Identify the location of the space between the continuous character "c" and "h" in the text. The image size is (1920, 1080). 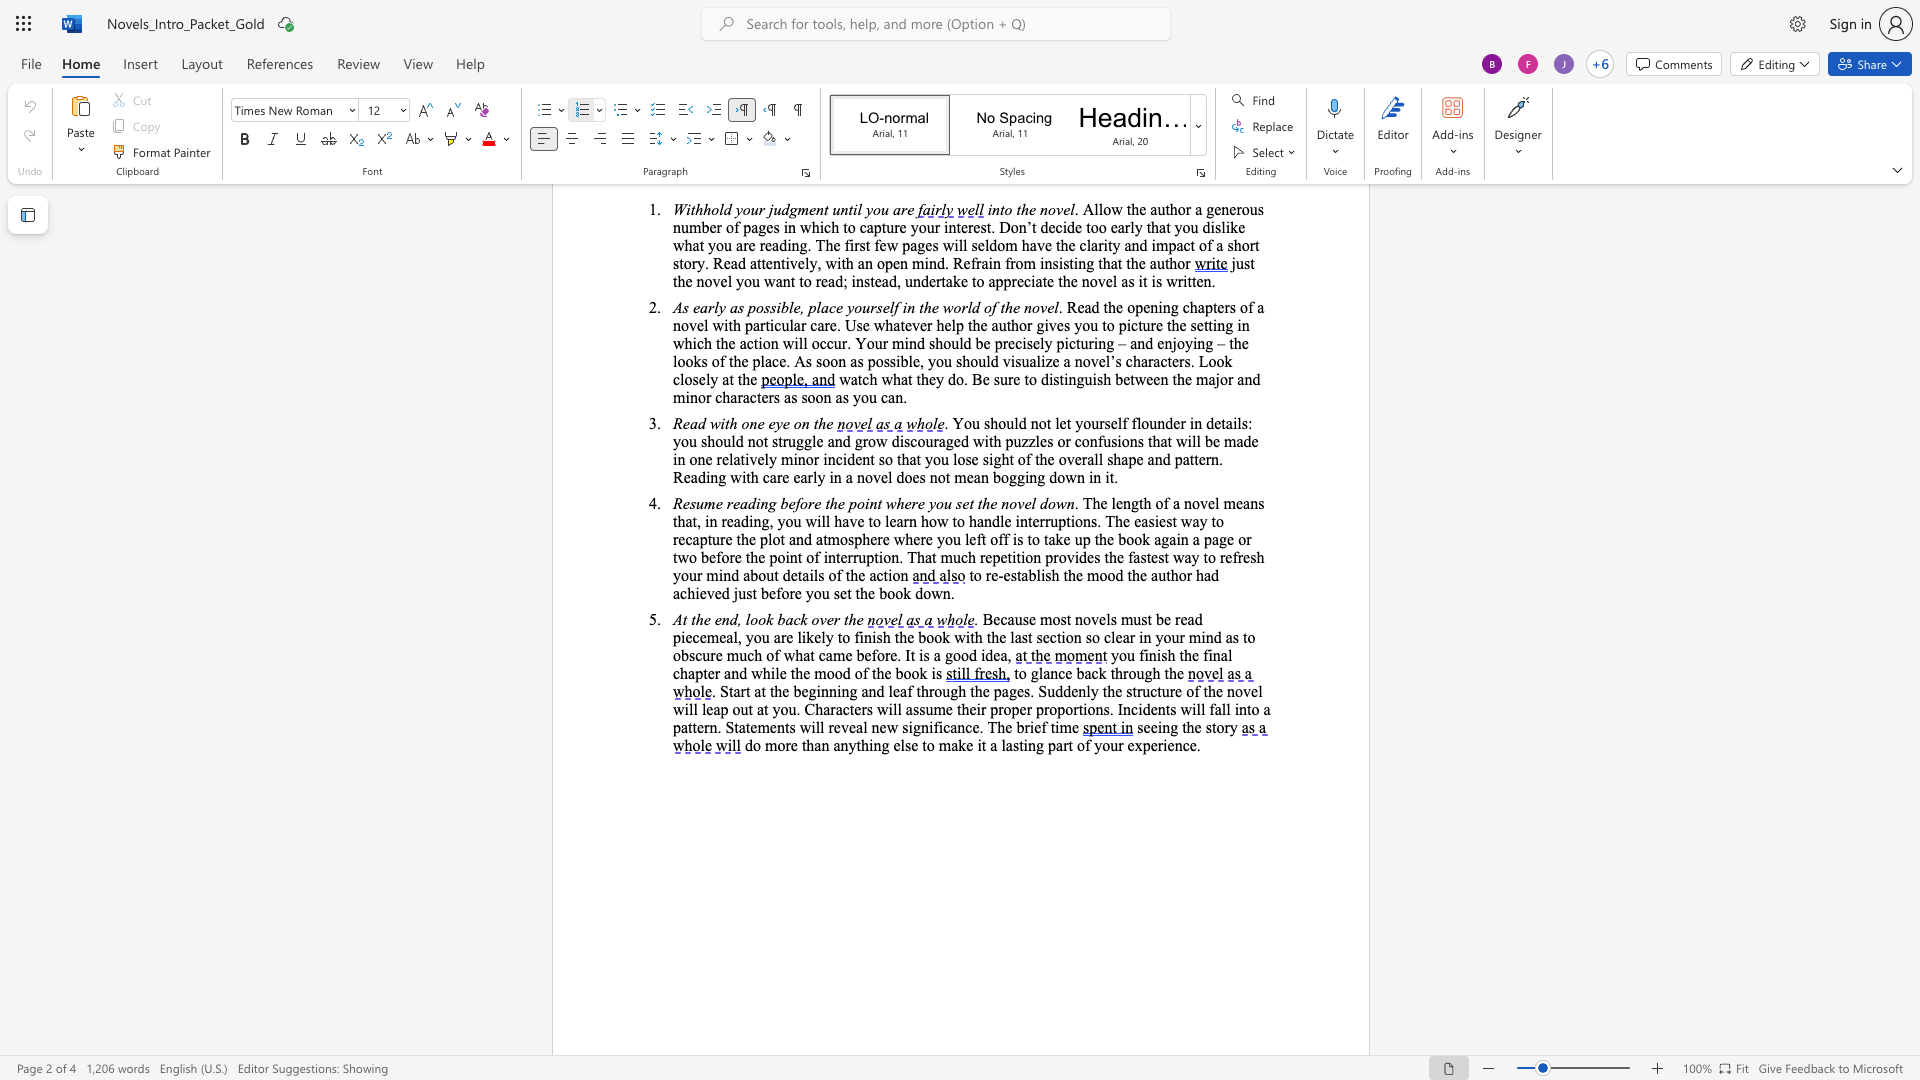
(753, 655).